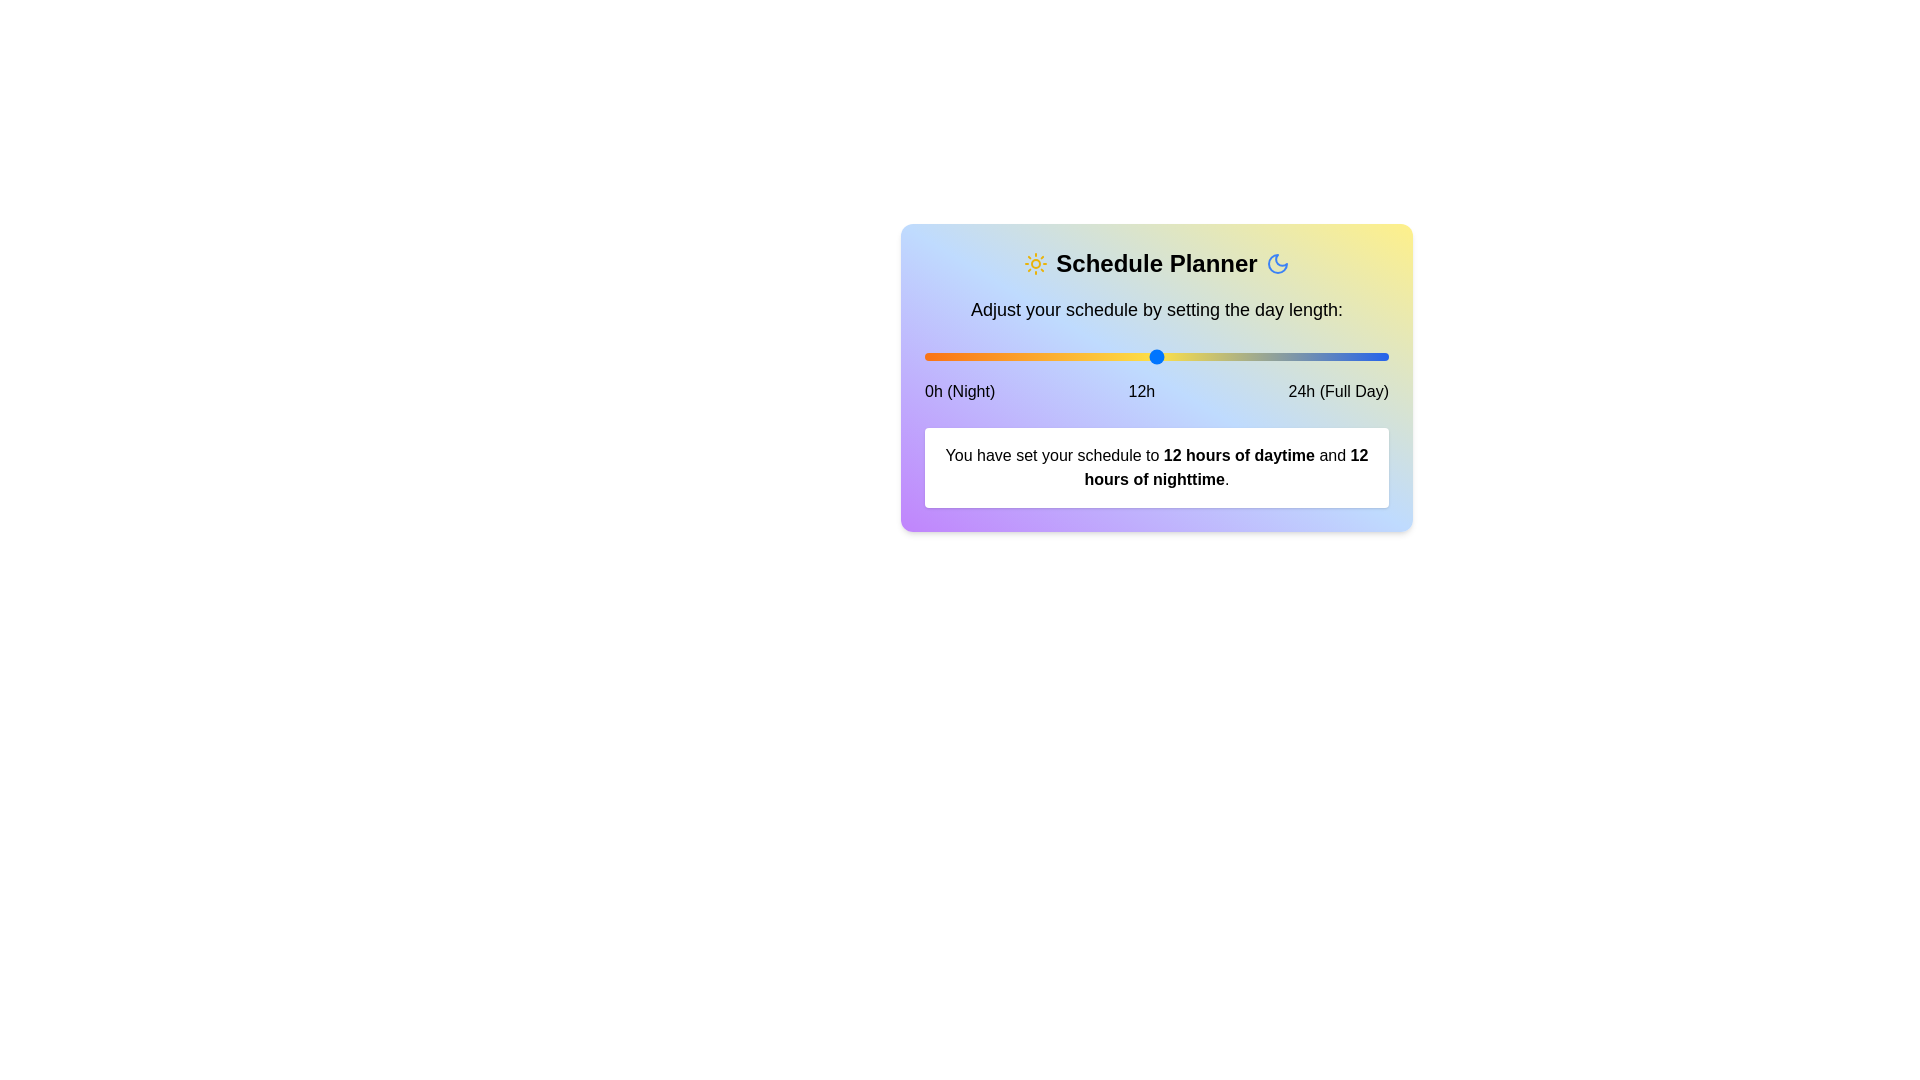  Describe the element at coordinates (1156, 356) in the screenshot. I see `the slider to set daytime hours to 12` at that location.